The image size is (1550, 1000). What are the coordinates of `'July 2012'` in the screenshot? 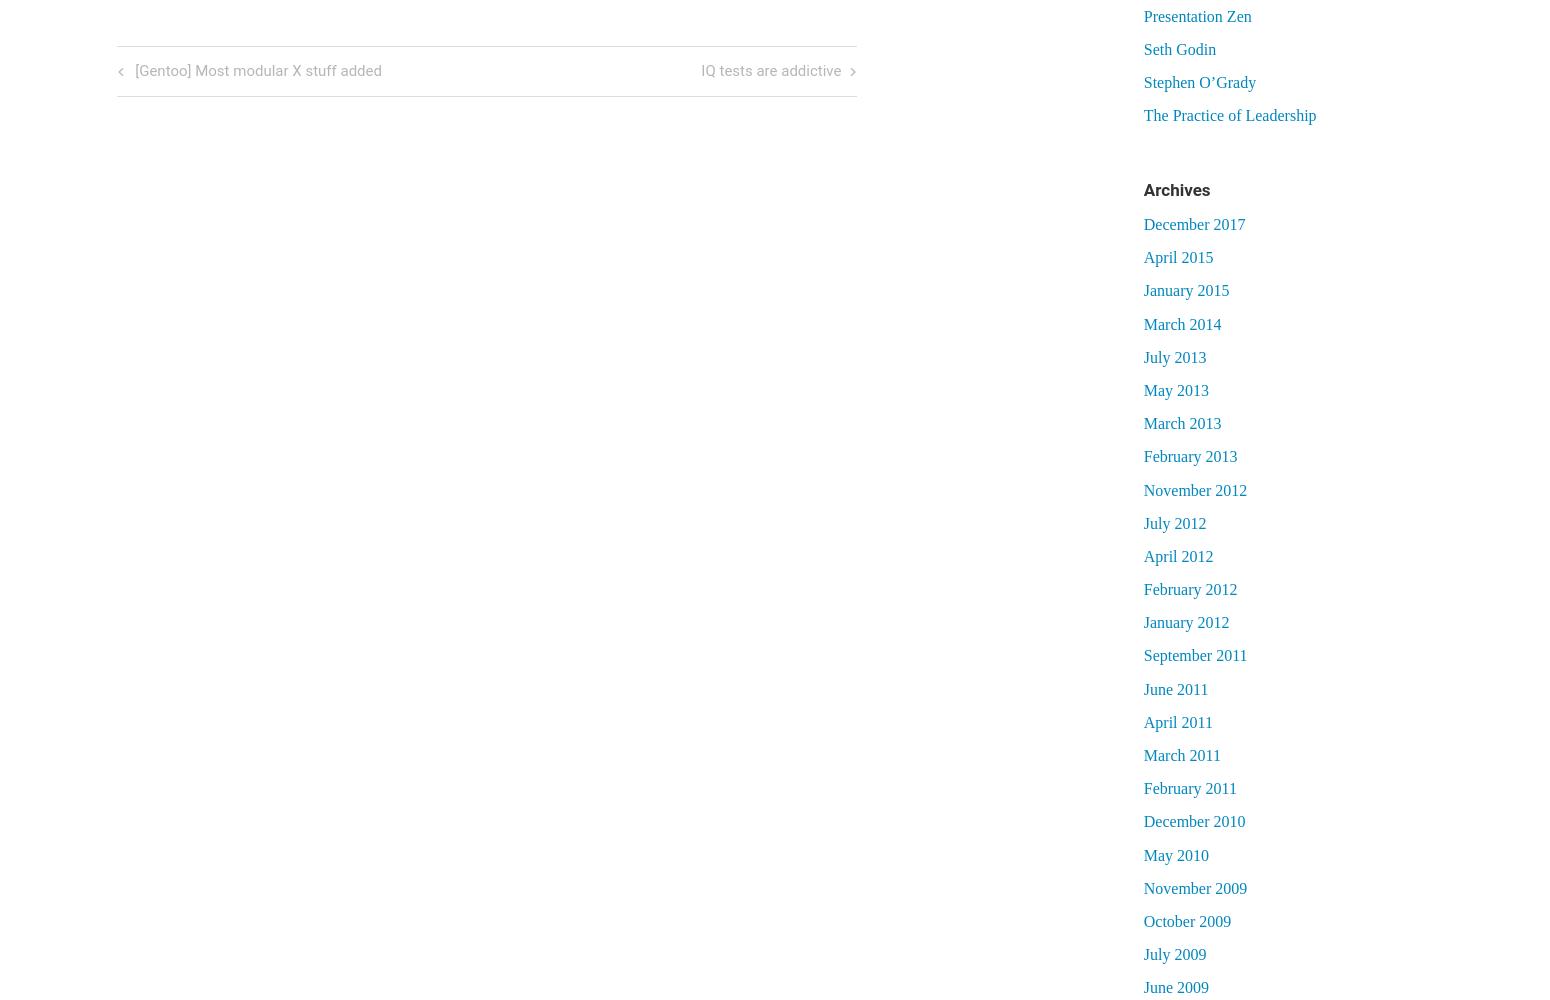 It's located at (1174, 522).